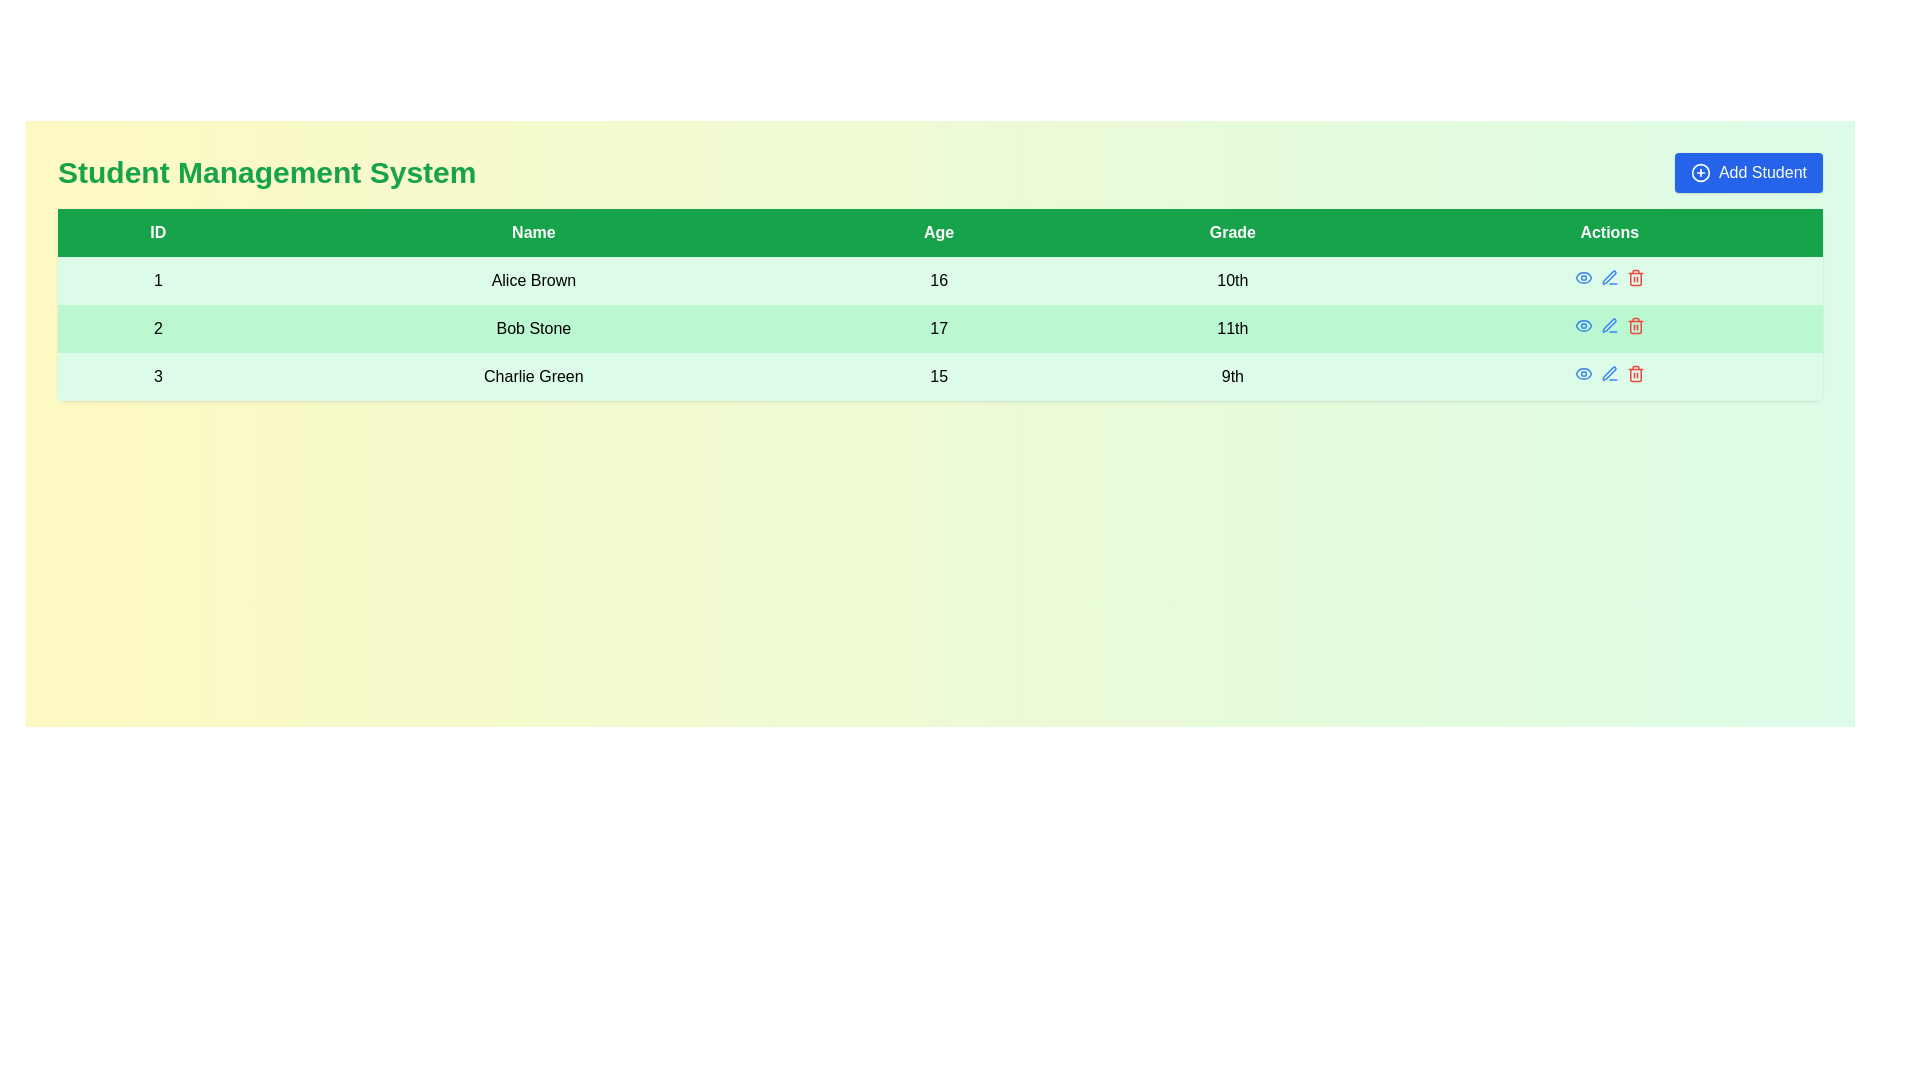 This screenshot has width=1920, height=1080. I want to click on the static text element representing the identifier in the first row and first column of the table under the 'ID' header, so click(157, 281).